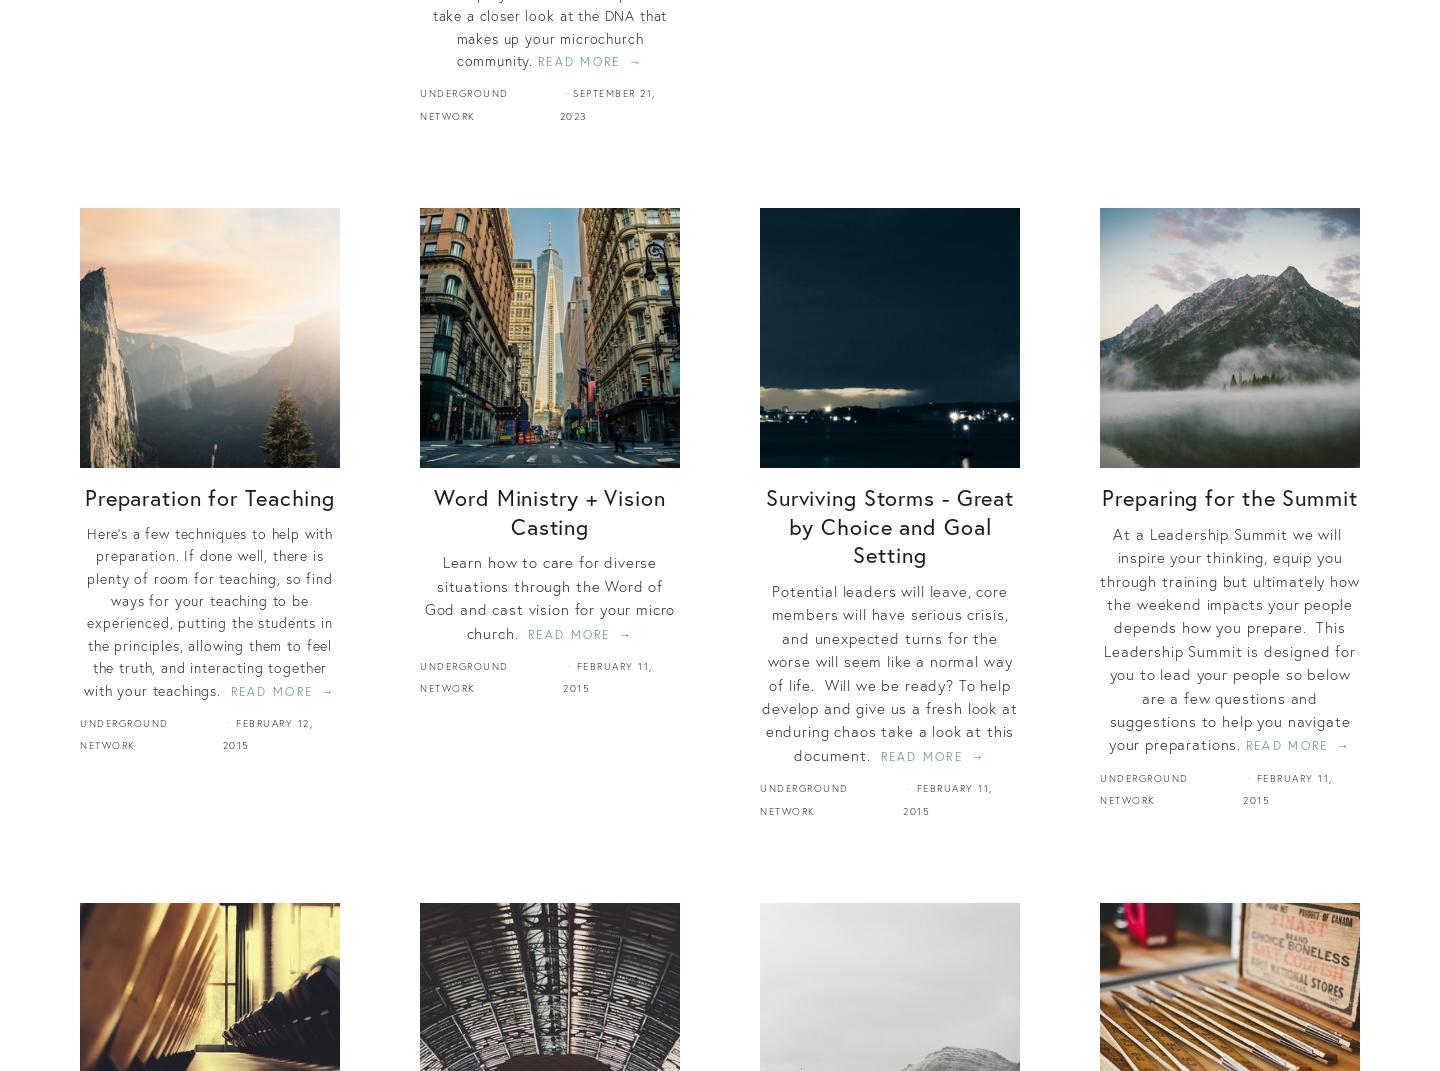  What do you see at coordinates (605, 104) in the screenshot?
I see `'September 21, 2023'` at bounding box center [605, 104].